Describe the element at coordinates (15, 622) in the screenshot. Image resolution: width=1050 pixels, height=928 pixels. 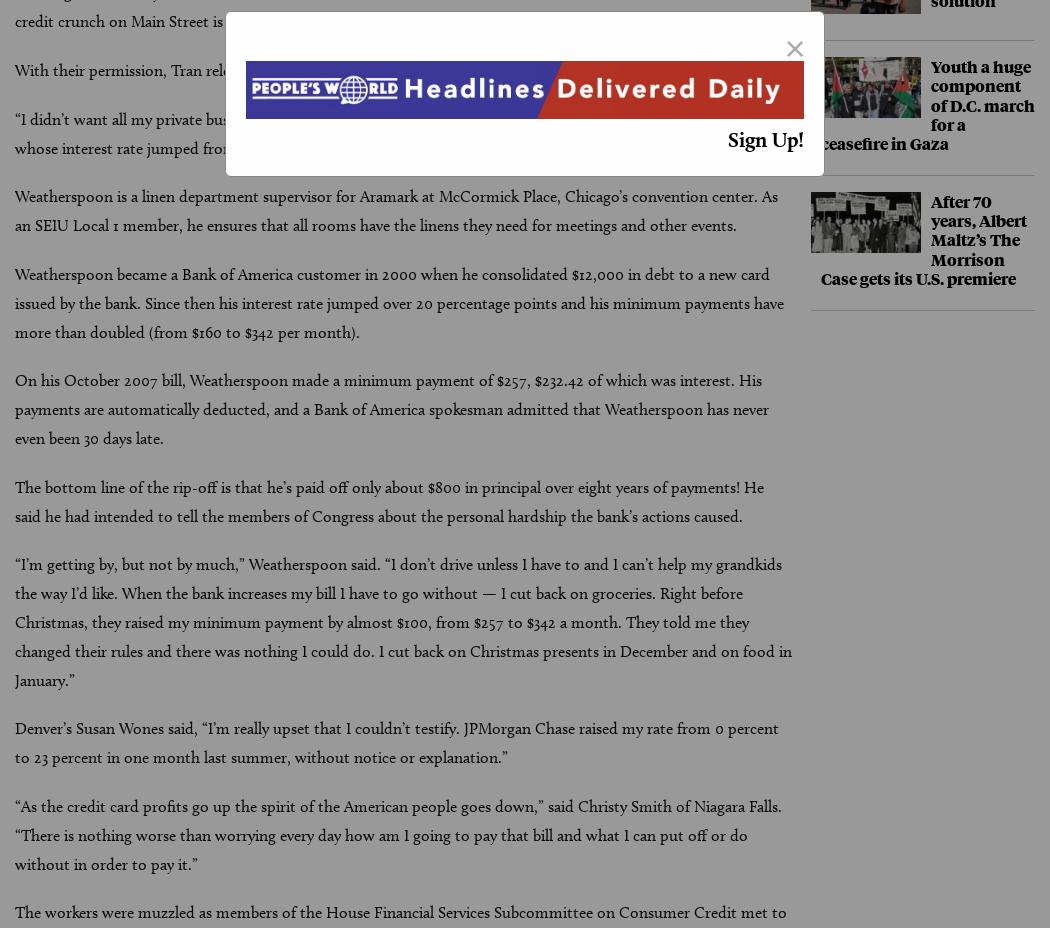
I see `'“I’m getting by, but not by much,” Weatherspoon said. “I don’t drive unless I have to and I can’t help my grandkids the way I’d like. When the bank increases my bill I have to go without — I cut back on groceries. Right before Christmas, they raised my minimum payment by almost $100, from $257 to $342 a month. They told me they changed their rules and there was nothing I could do. I cut back on Christmas presents in December and on food in January.”'` at that location.